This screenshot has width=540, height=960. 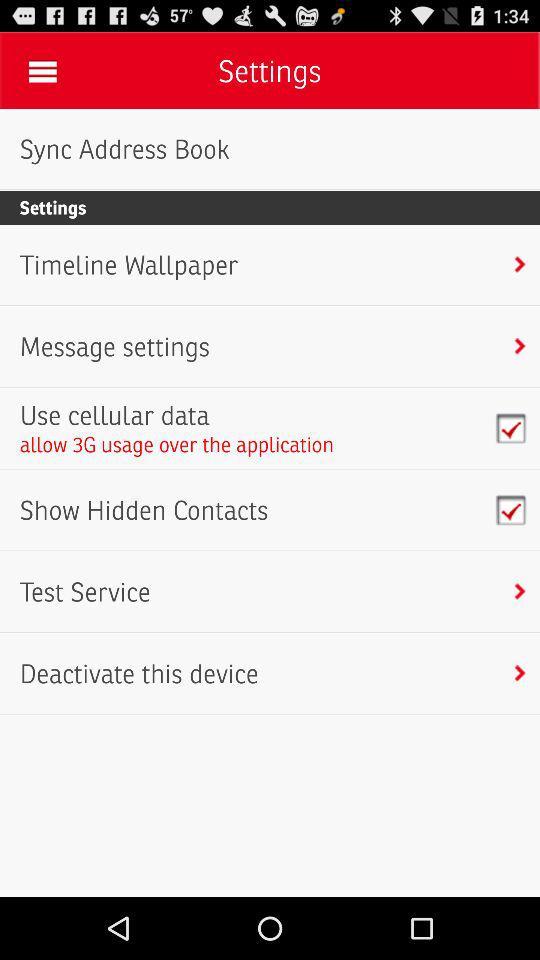 I want to click on use cellular data, so click(x=177, y=414).